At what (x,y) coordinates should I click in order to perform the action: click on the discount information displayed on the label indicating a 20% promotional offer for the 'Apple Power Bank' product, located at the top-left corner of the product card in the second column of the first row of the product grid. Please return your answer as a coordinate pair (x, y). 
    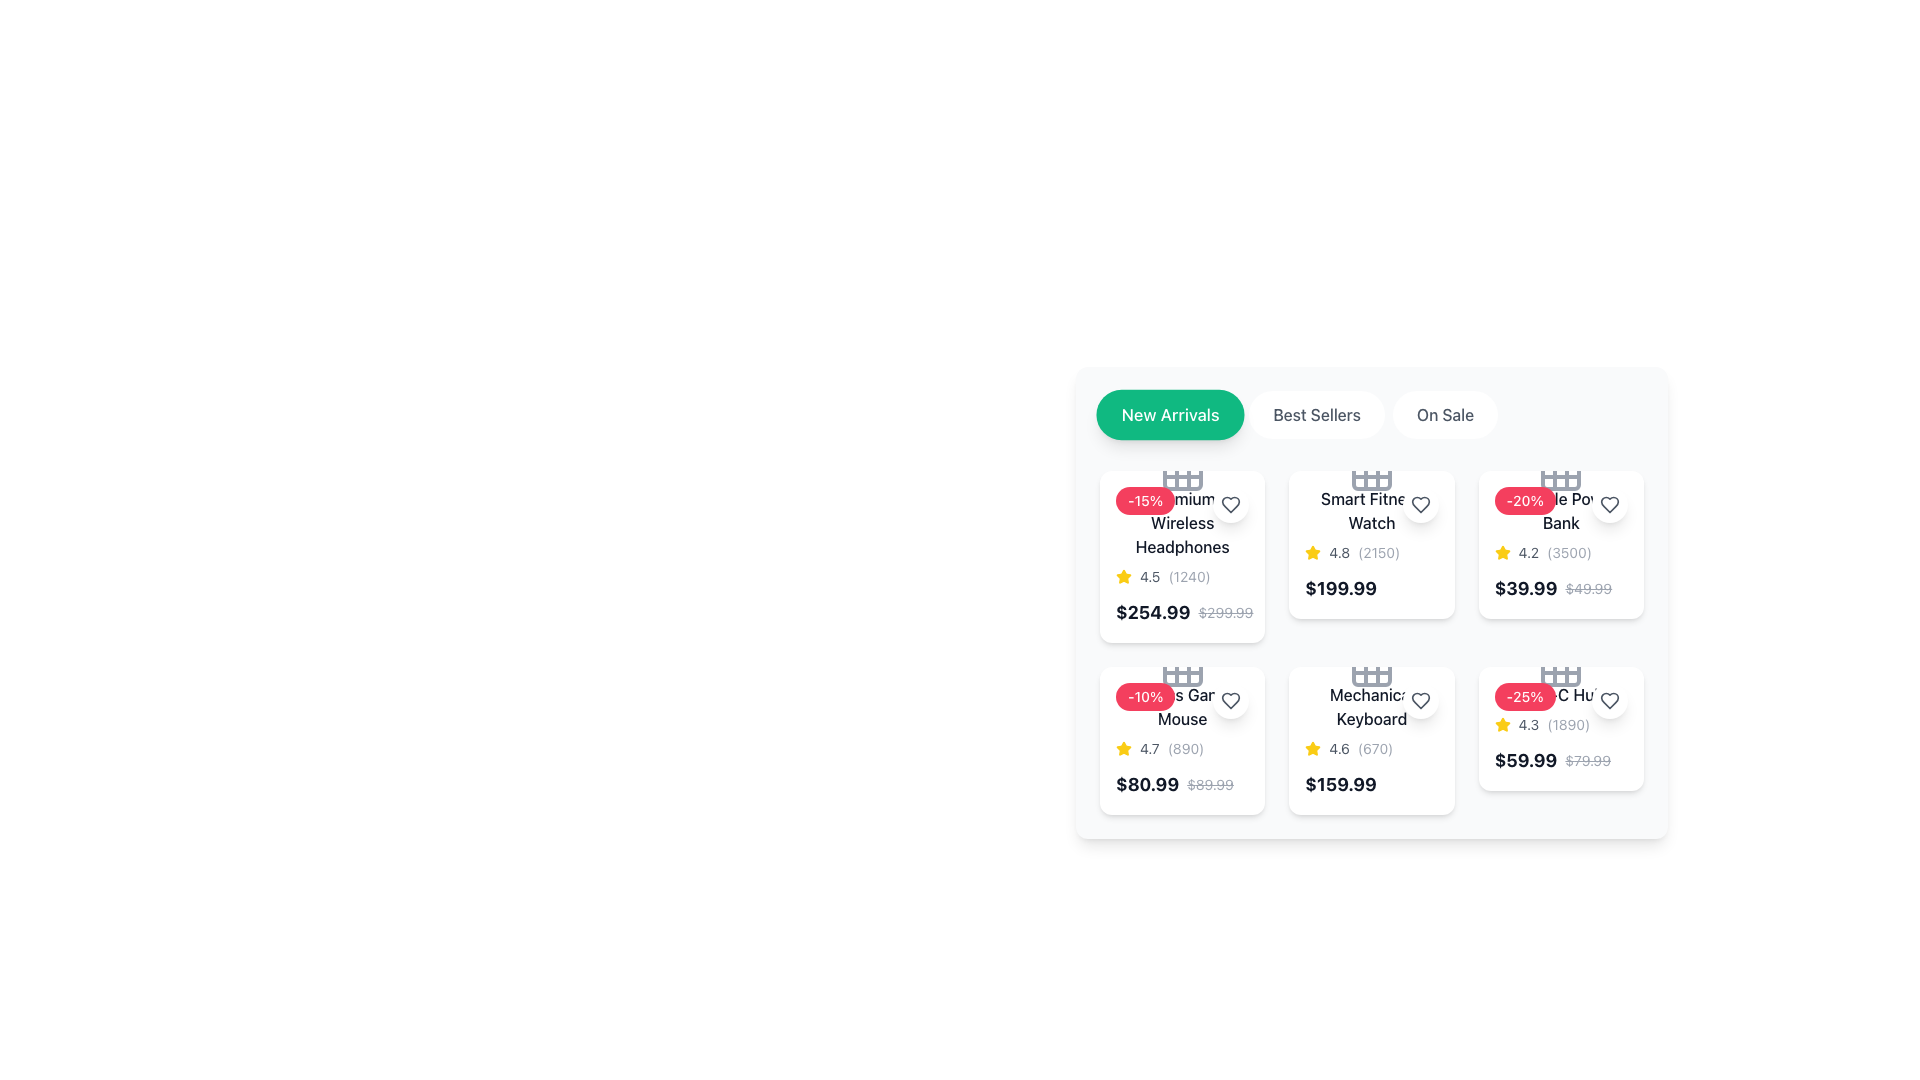
    Looking at the image, I should click on (1524, 500).